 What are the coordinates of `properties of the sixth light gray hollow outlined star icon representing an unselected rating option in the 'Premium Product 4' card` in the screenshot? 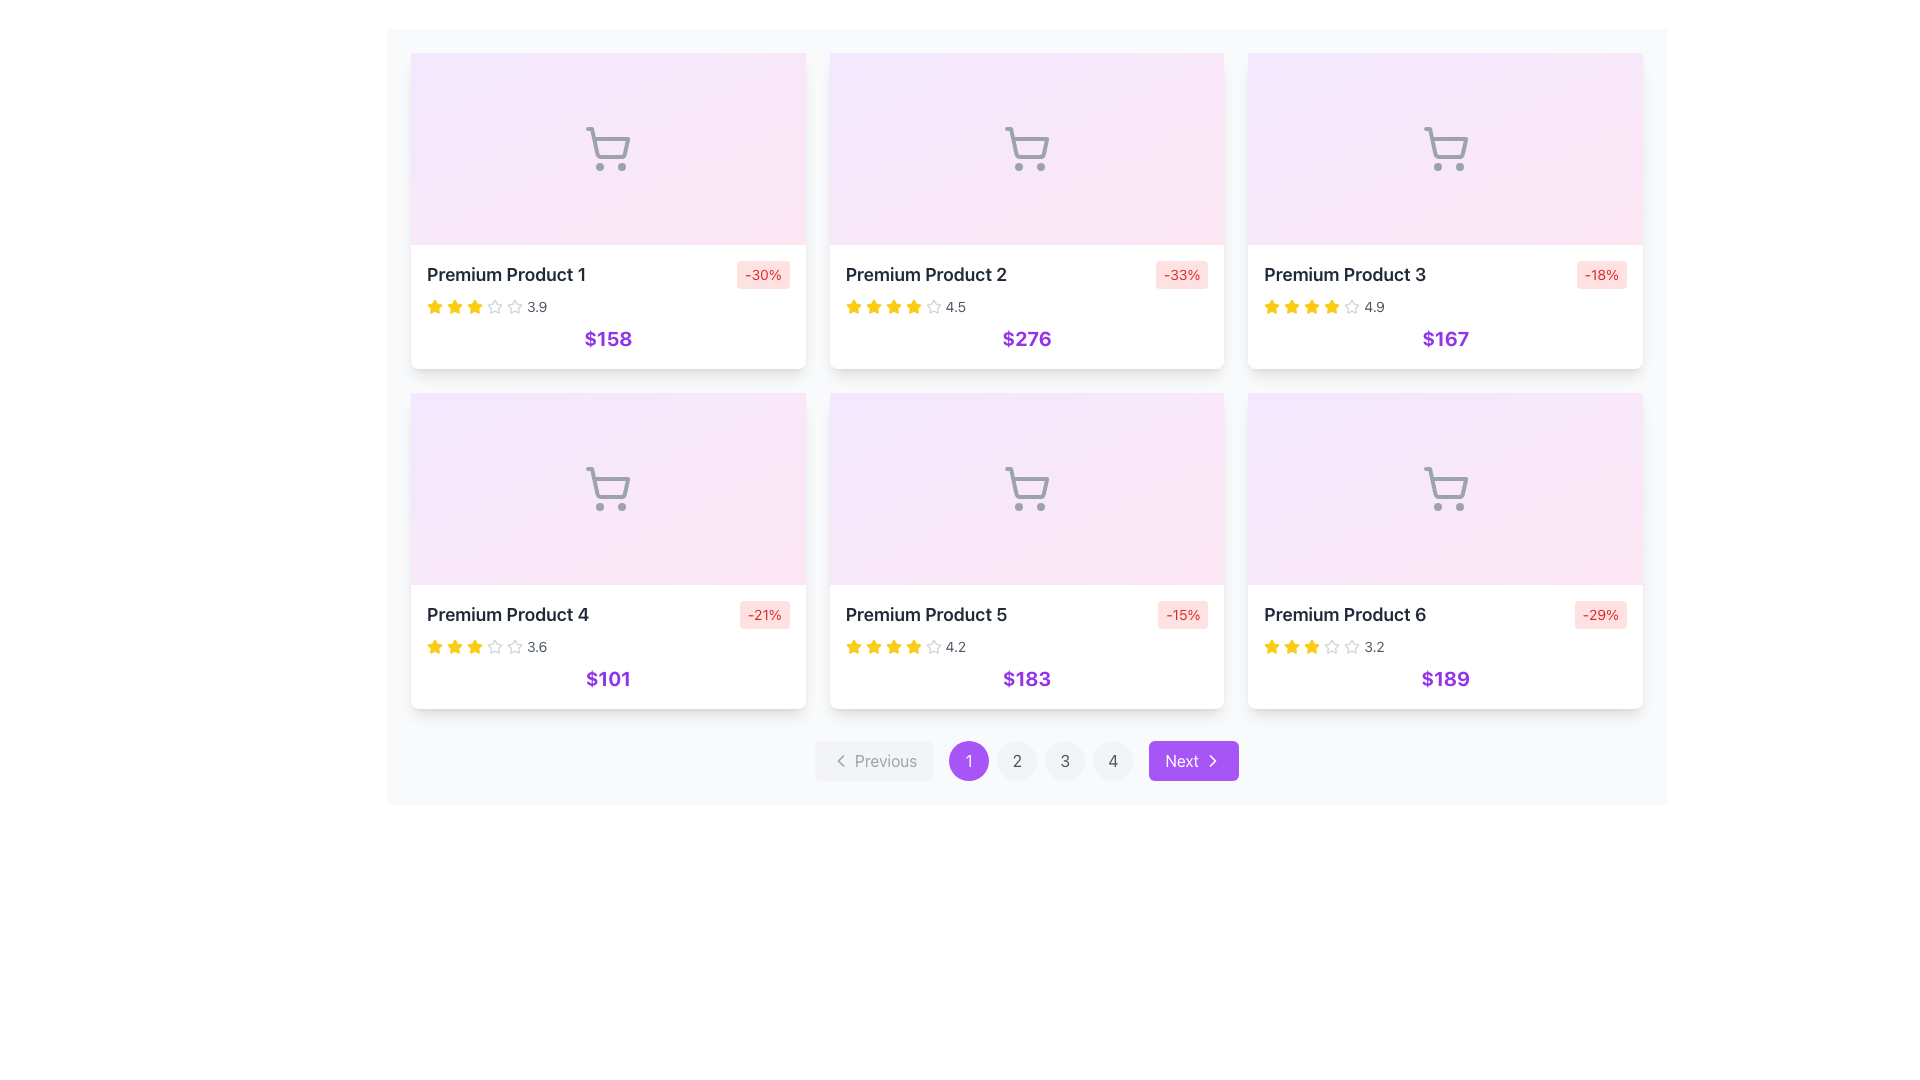 It's located at (494, 647).